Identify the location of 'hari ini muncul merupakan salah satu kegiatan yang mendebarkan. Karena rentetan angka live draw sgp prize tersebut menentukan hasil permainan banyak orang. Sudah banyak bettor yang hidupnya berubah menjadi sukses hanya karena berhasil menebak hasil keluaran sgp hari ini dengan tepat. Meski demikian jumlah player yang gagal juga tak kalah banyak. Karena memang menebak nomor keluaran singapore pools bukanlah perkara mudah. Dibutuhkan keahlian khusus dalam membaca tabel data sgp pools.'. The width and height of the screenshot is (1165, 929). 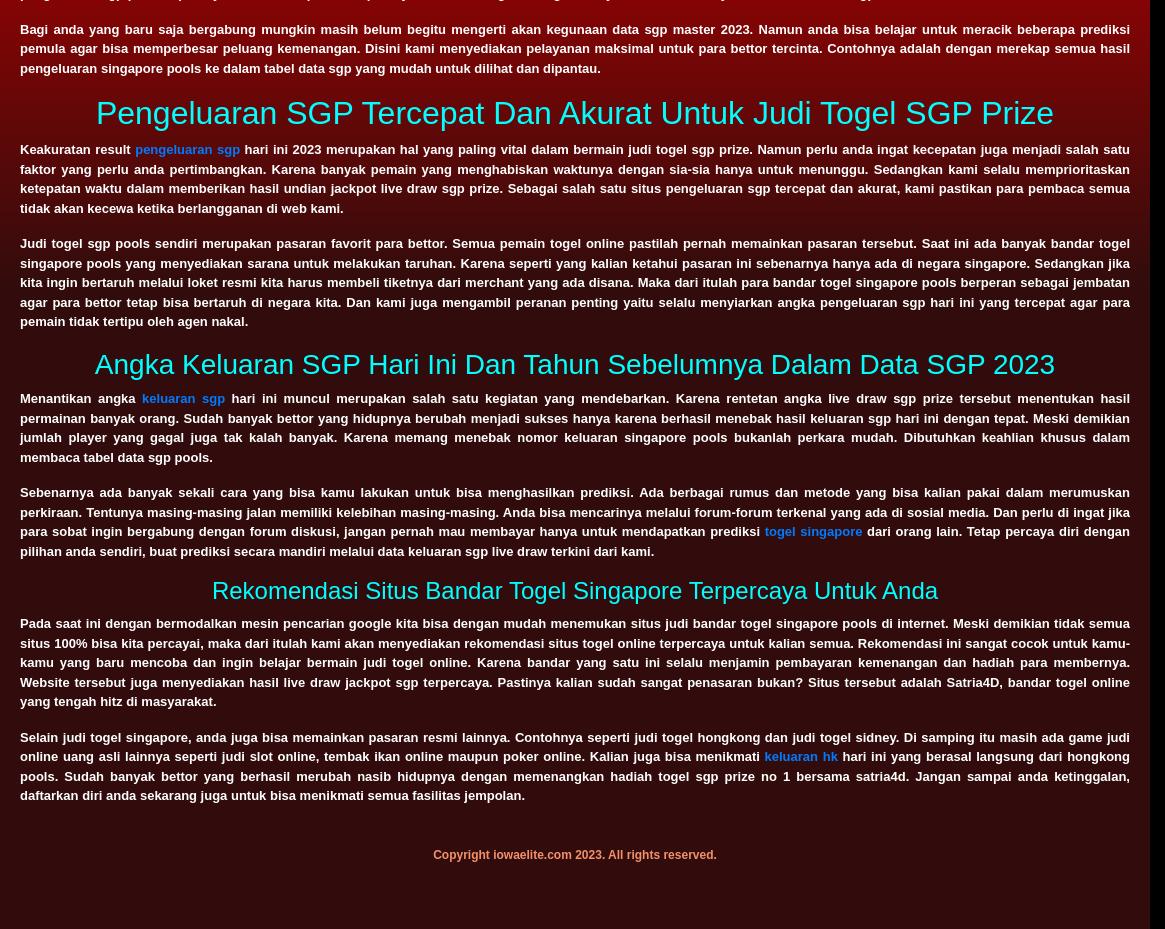
(575, 426).